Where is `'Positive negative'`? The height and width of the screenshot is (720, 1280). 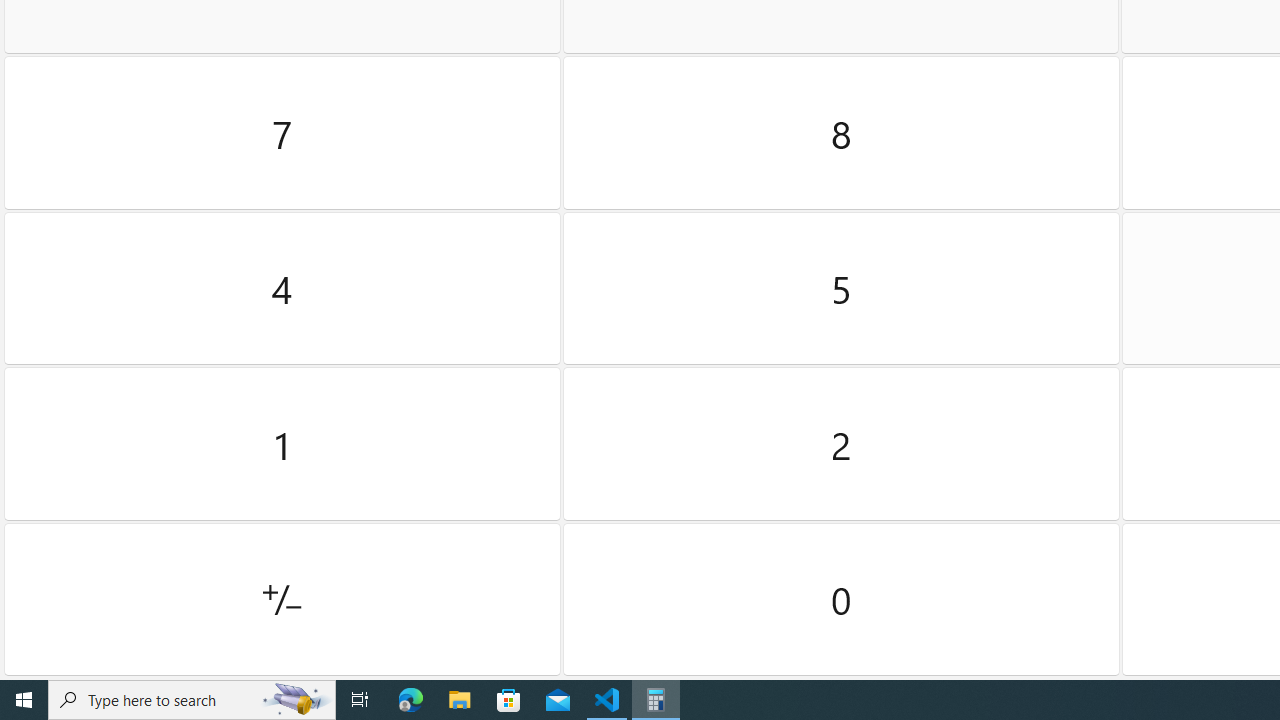 'Positive negative' is located at coordinates (281, 598).